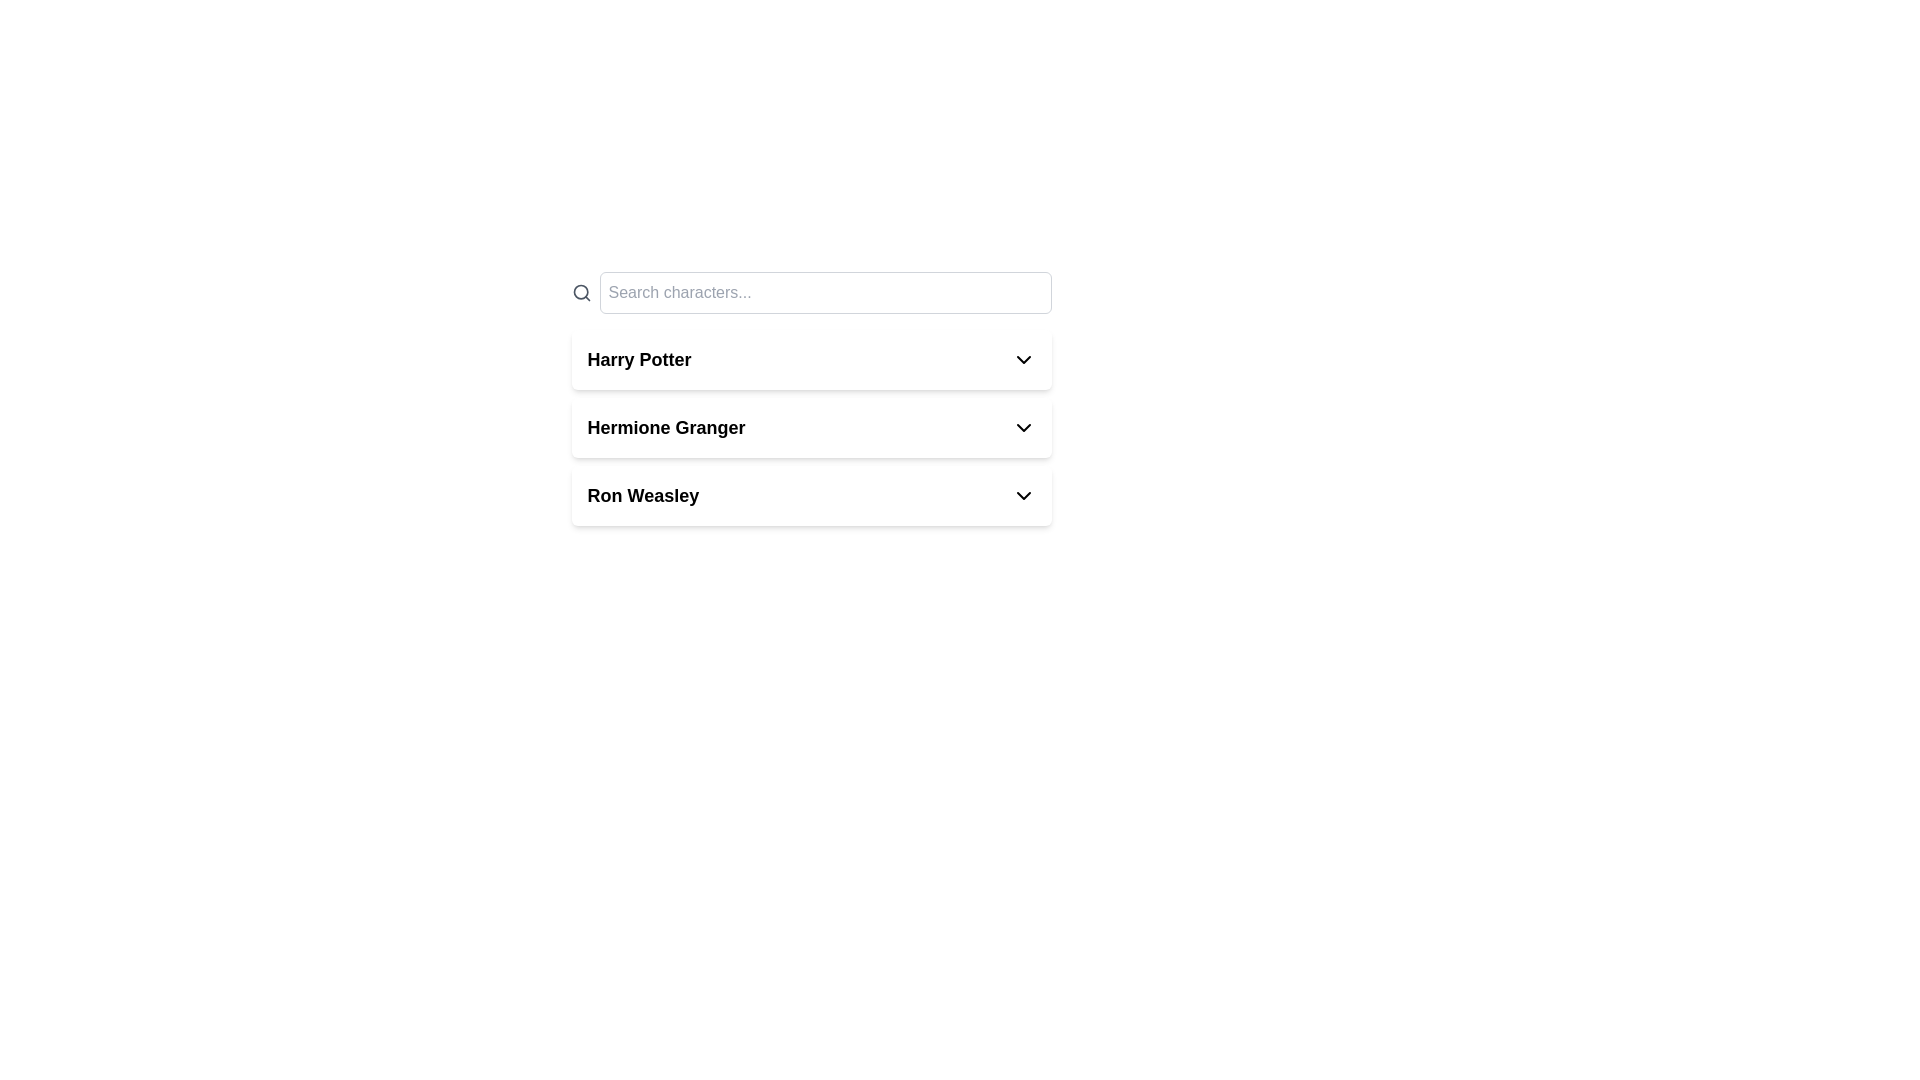 The height and width of the screenshot is (1080, 1920). Describe the element at coordinates (638, 358) in the screenshot. I see `the 'Harry Potter' text label` at that location.